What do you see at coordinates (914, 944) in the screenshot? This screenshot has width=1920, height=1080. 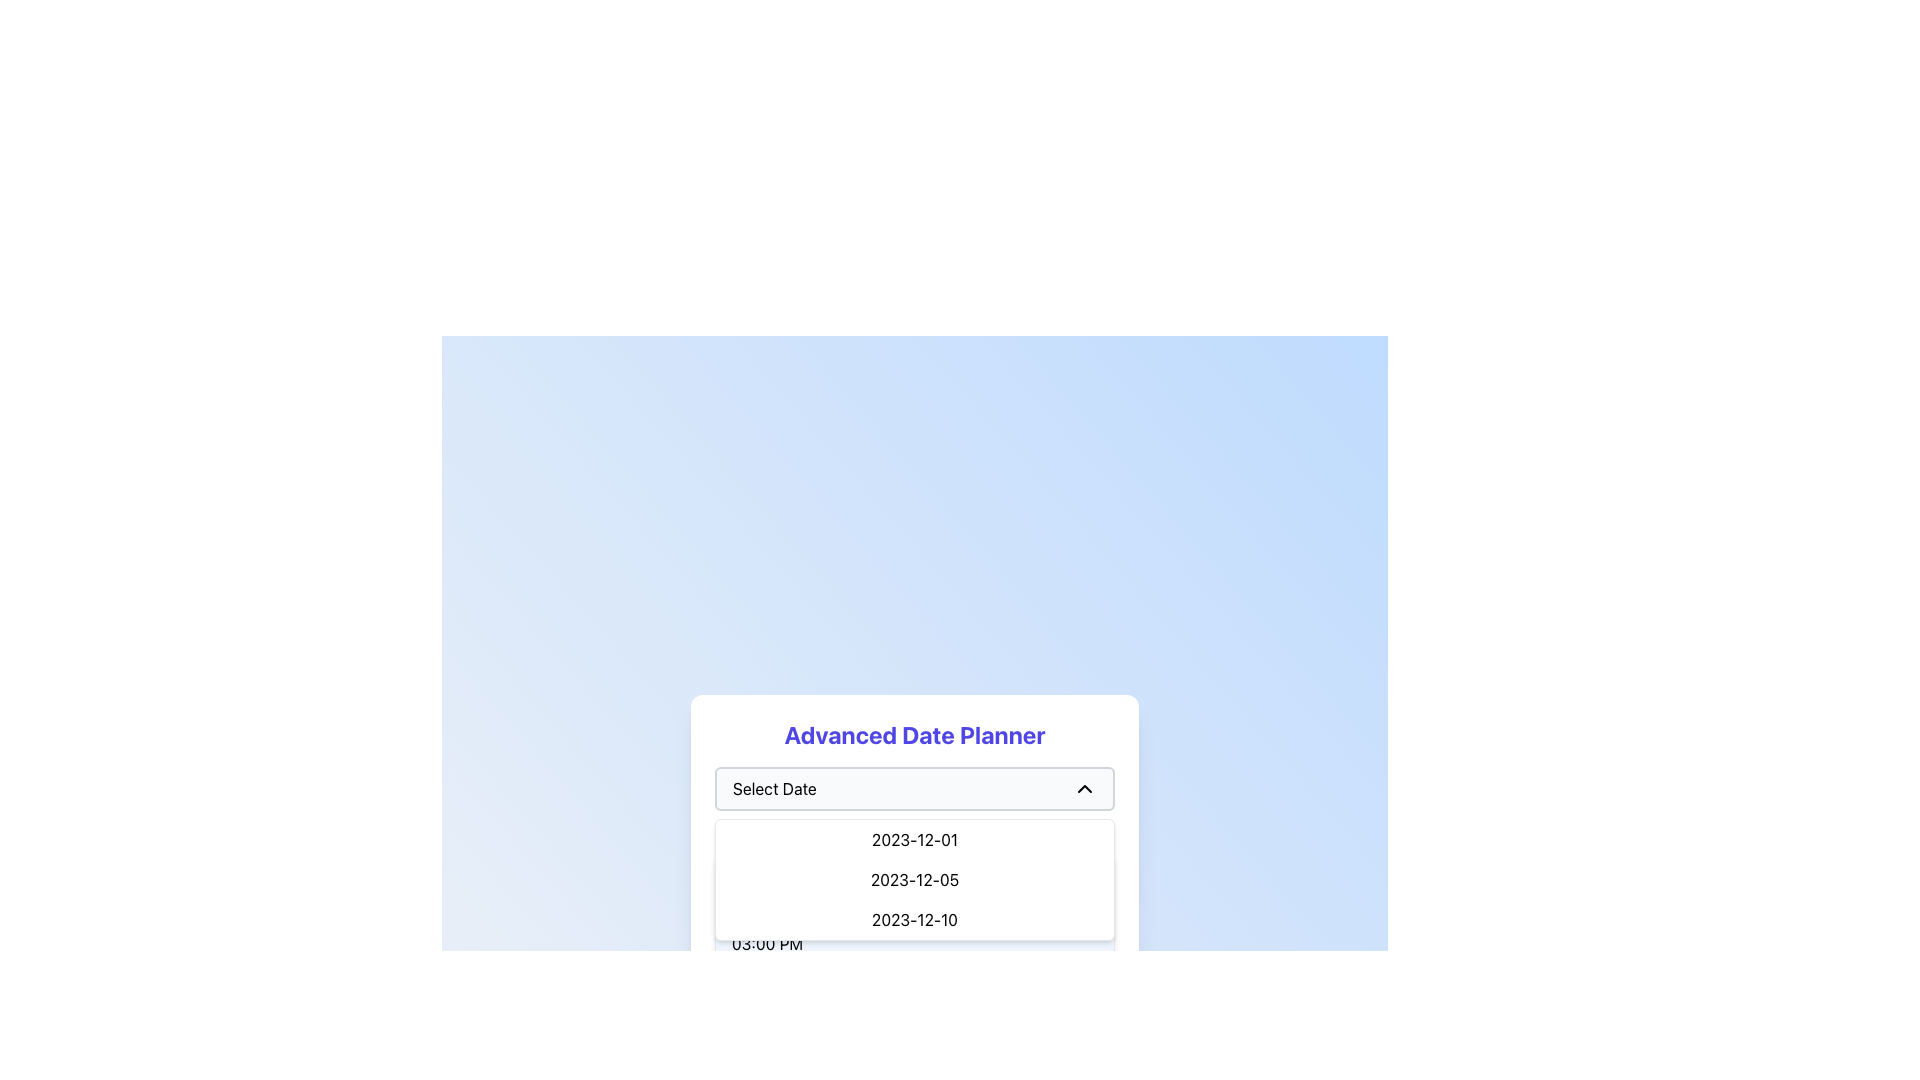 I see `the selectable time option '03:00 PM'` at bounding box center [914, 944].